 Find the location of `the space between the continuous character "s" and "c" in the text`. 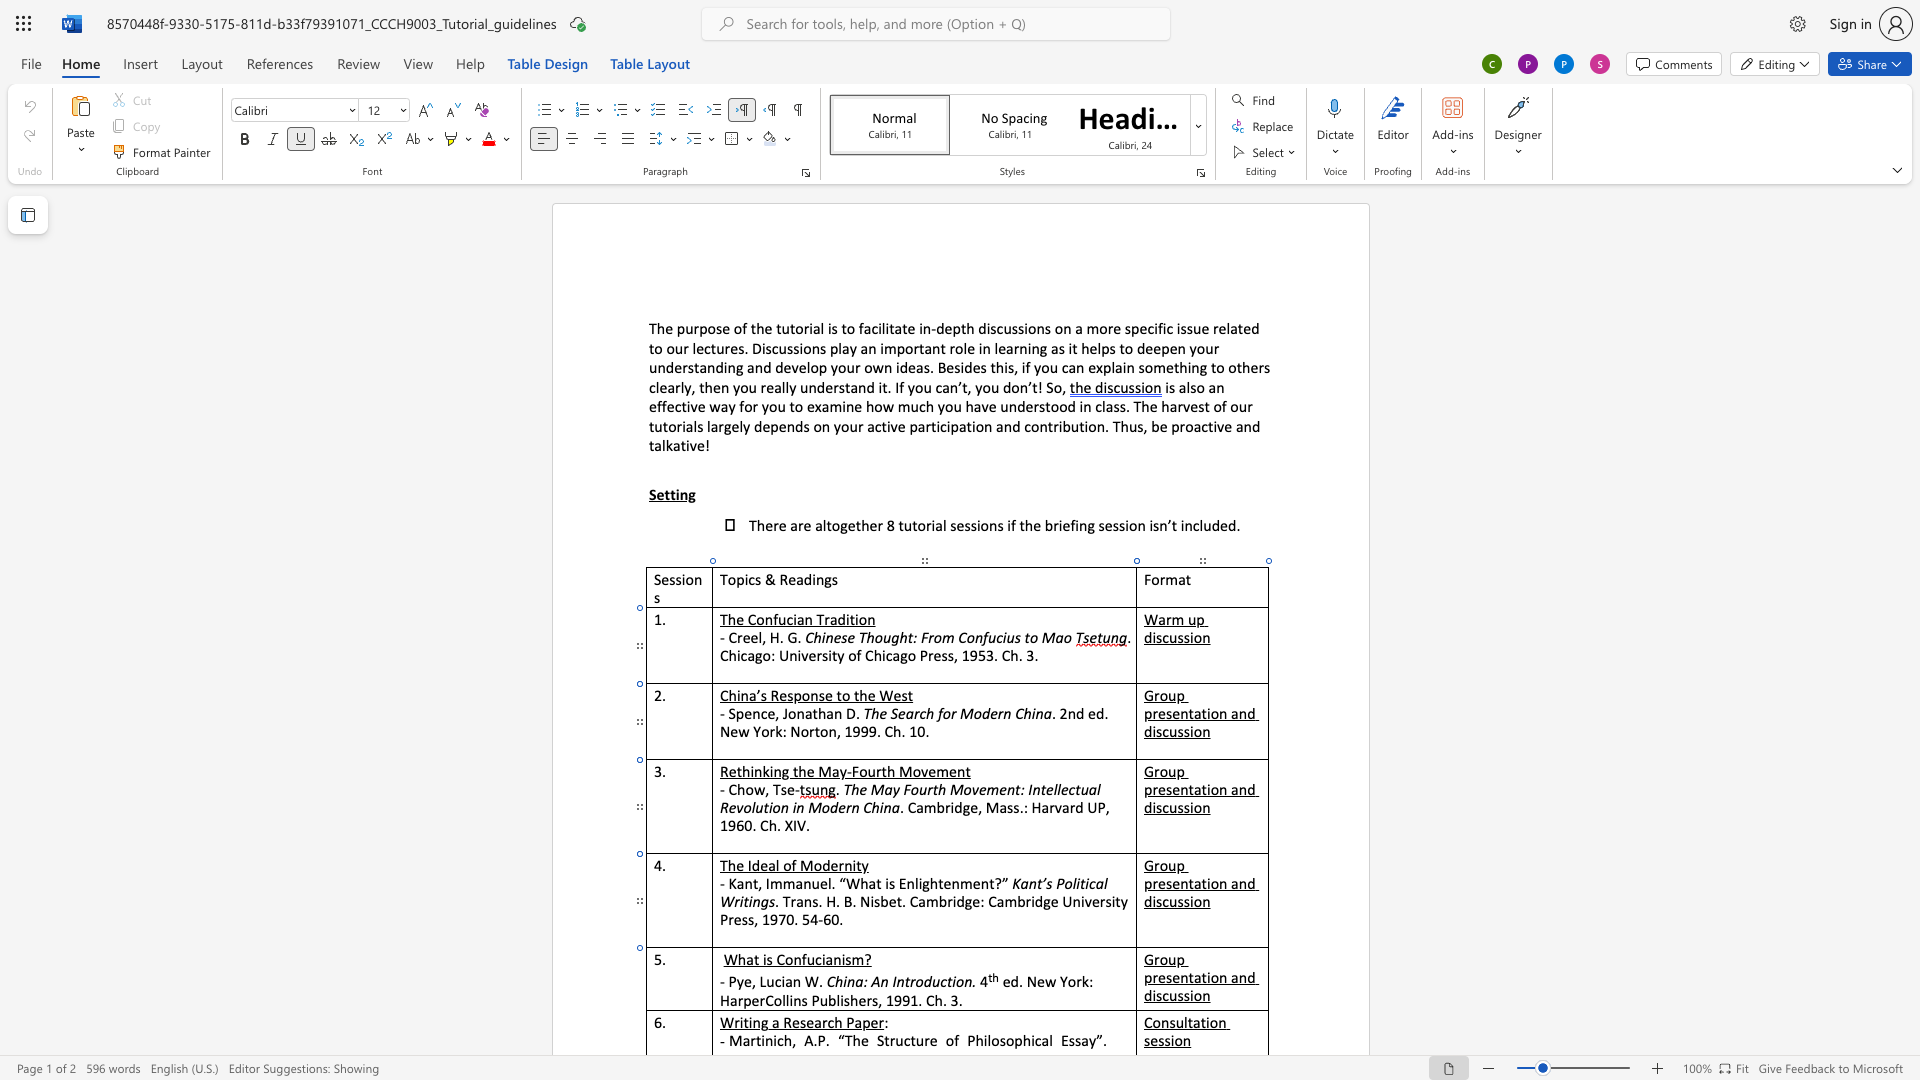

the space between the continuous character "s" and "c" in the text is located at coordinates (1162, 901).